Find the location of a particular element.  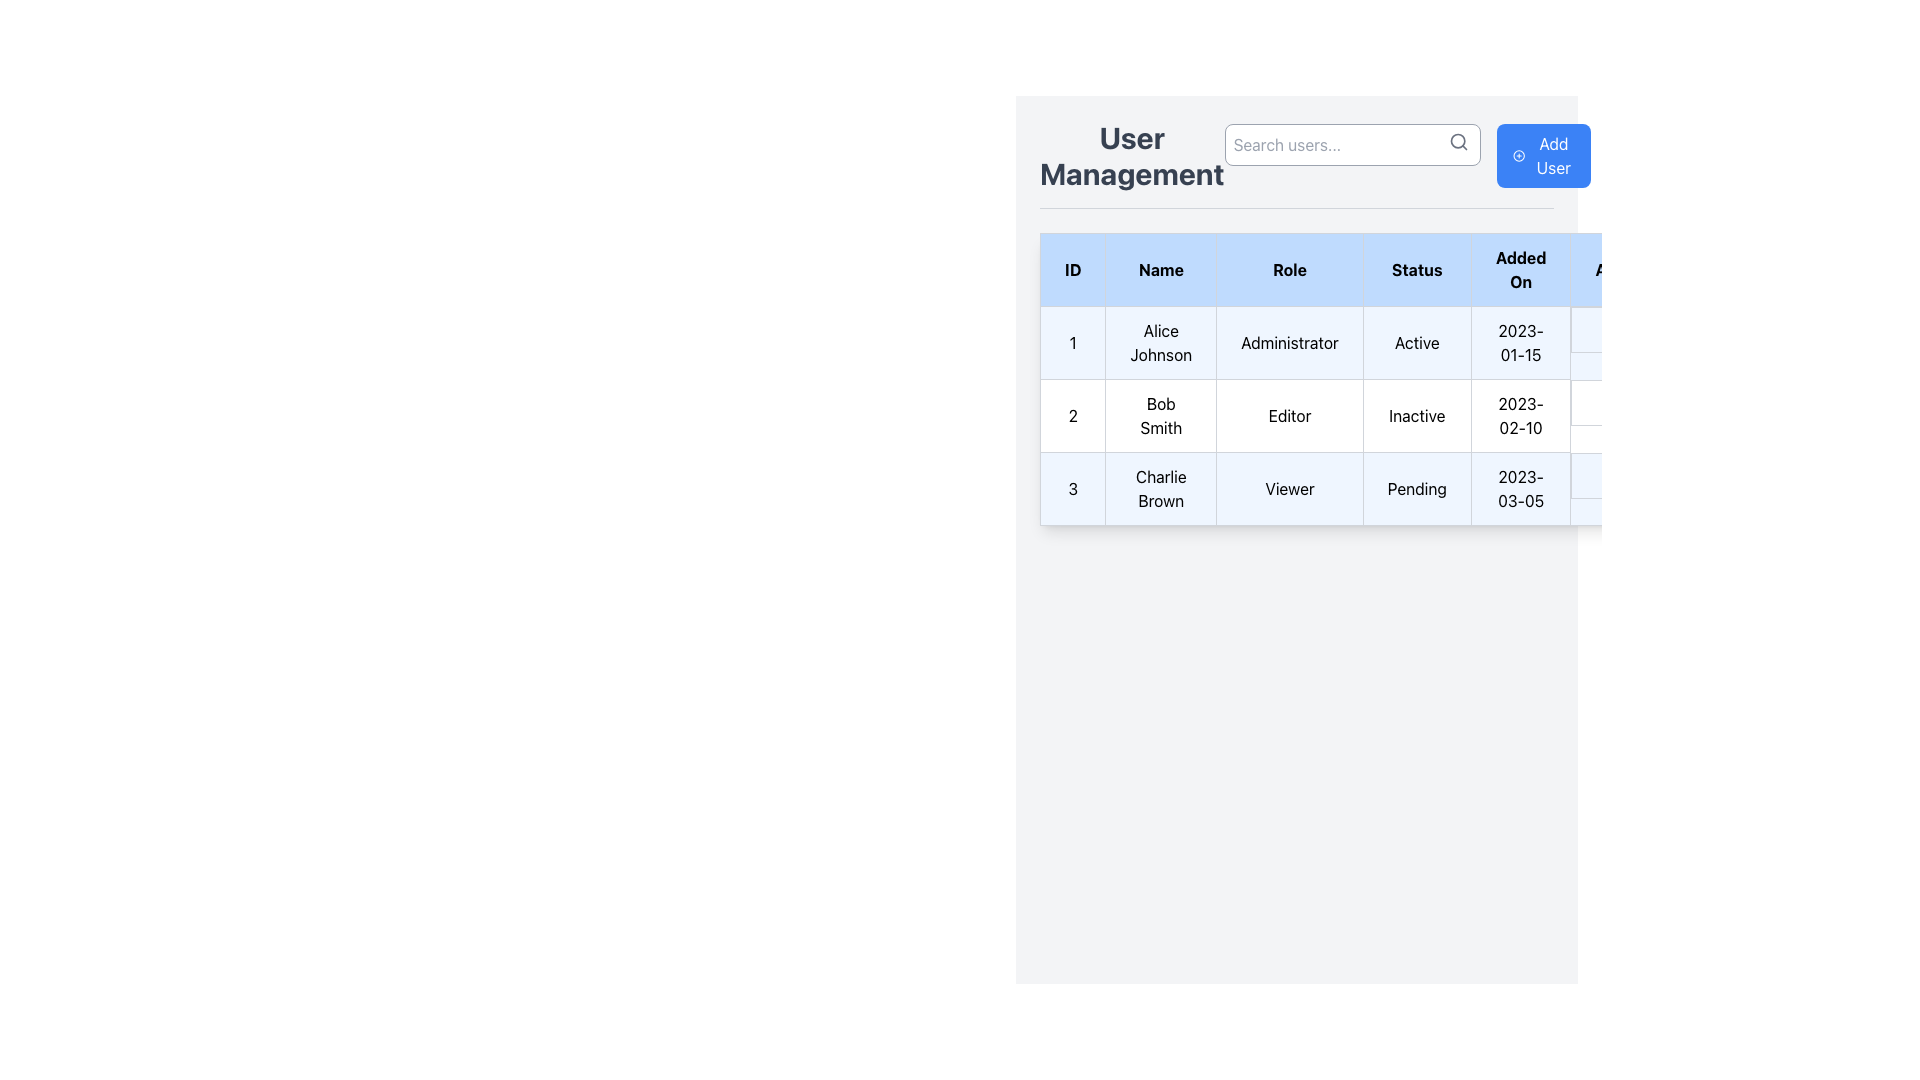

the 'Role' header cell in the table, which is the third cell from the left, located between 'Name' and 'Status' is located at coordinates (1290, 270).